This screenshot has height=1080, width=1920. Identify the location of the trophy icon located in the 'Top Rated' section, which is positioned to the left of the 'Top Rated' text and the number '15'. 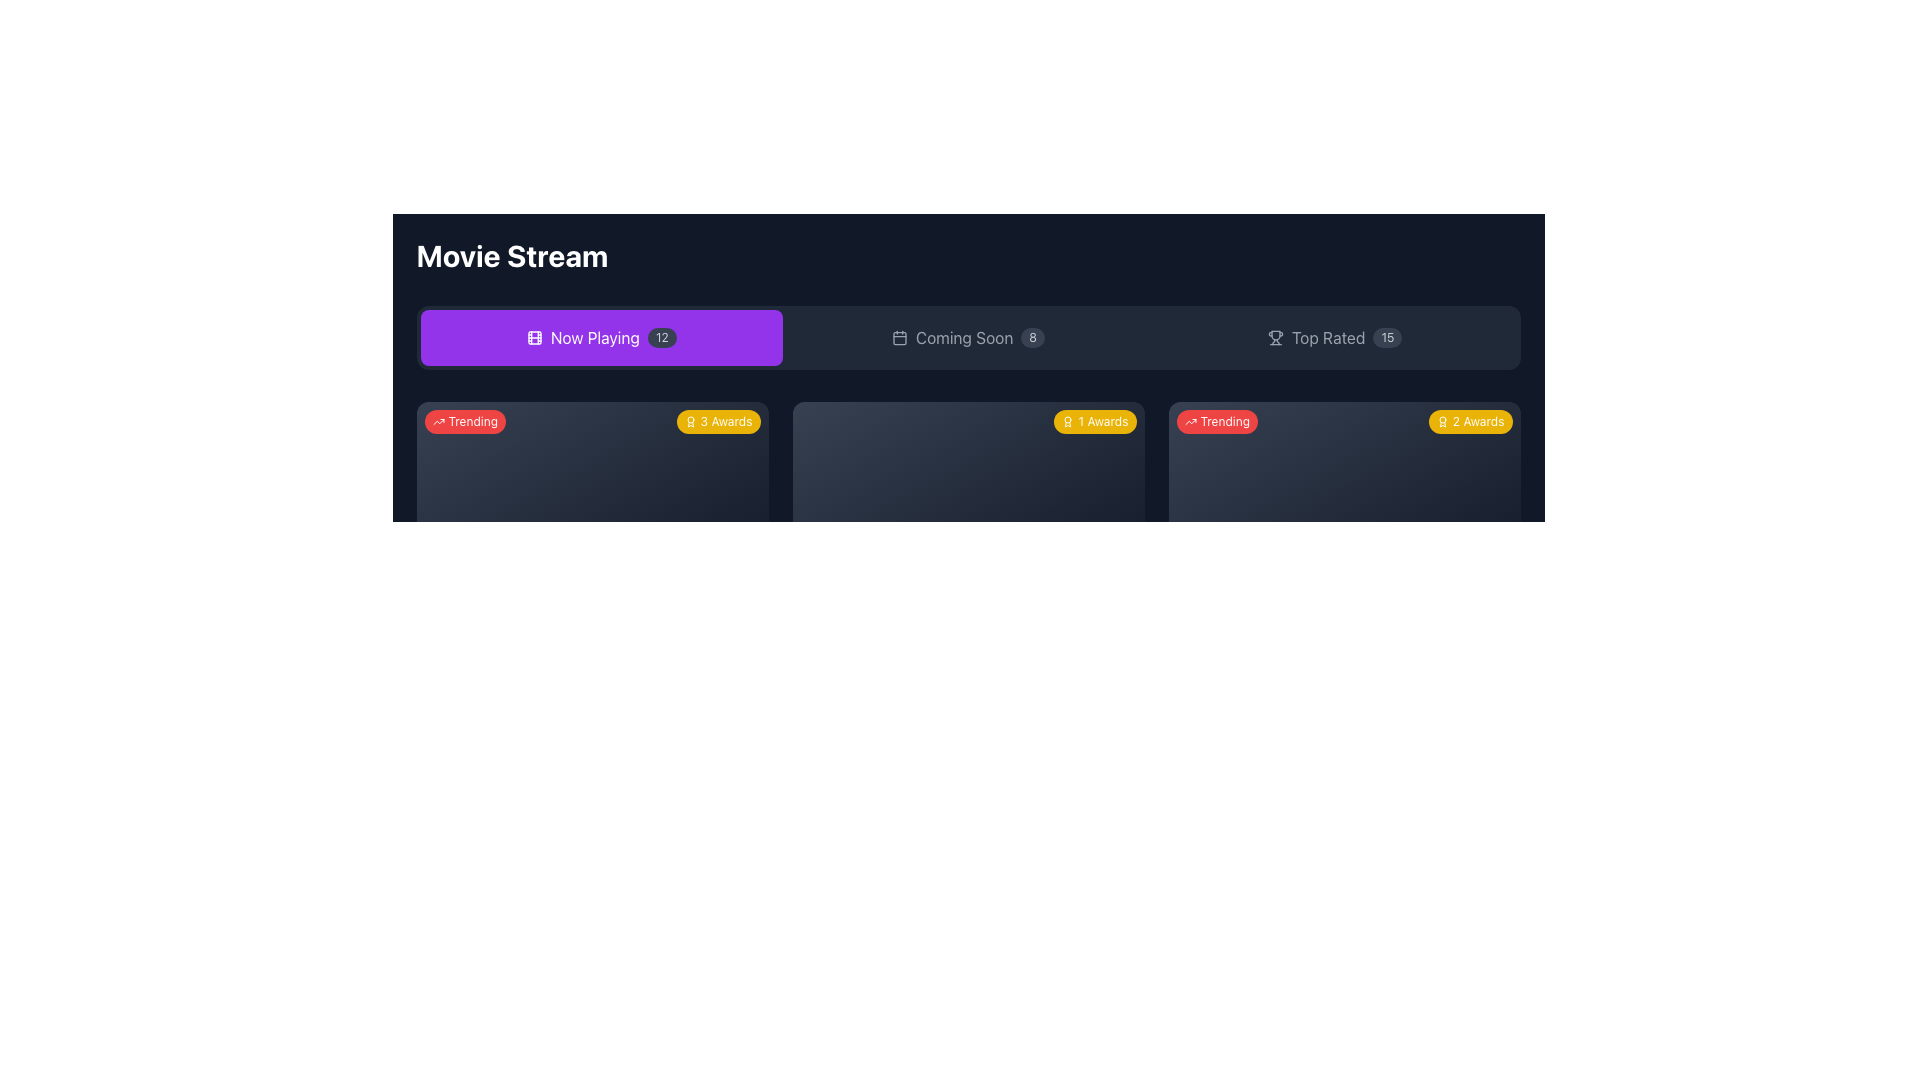
(1275, 337).